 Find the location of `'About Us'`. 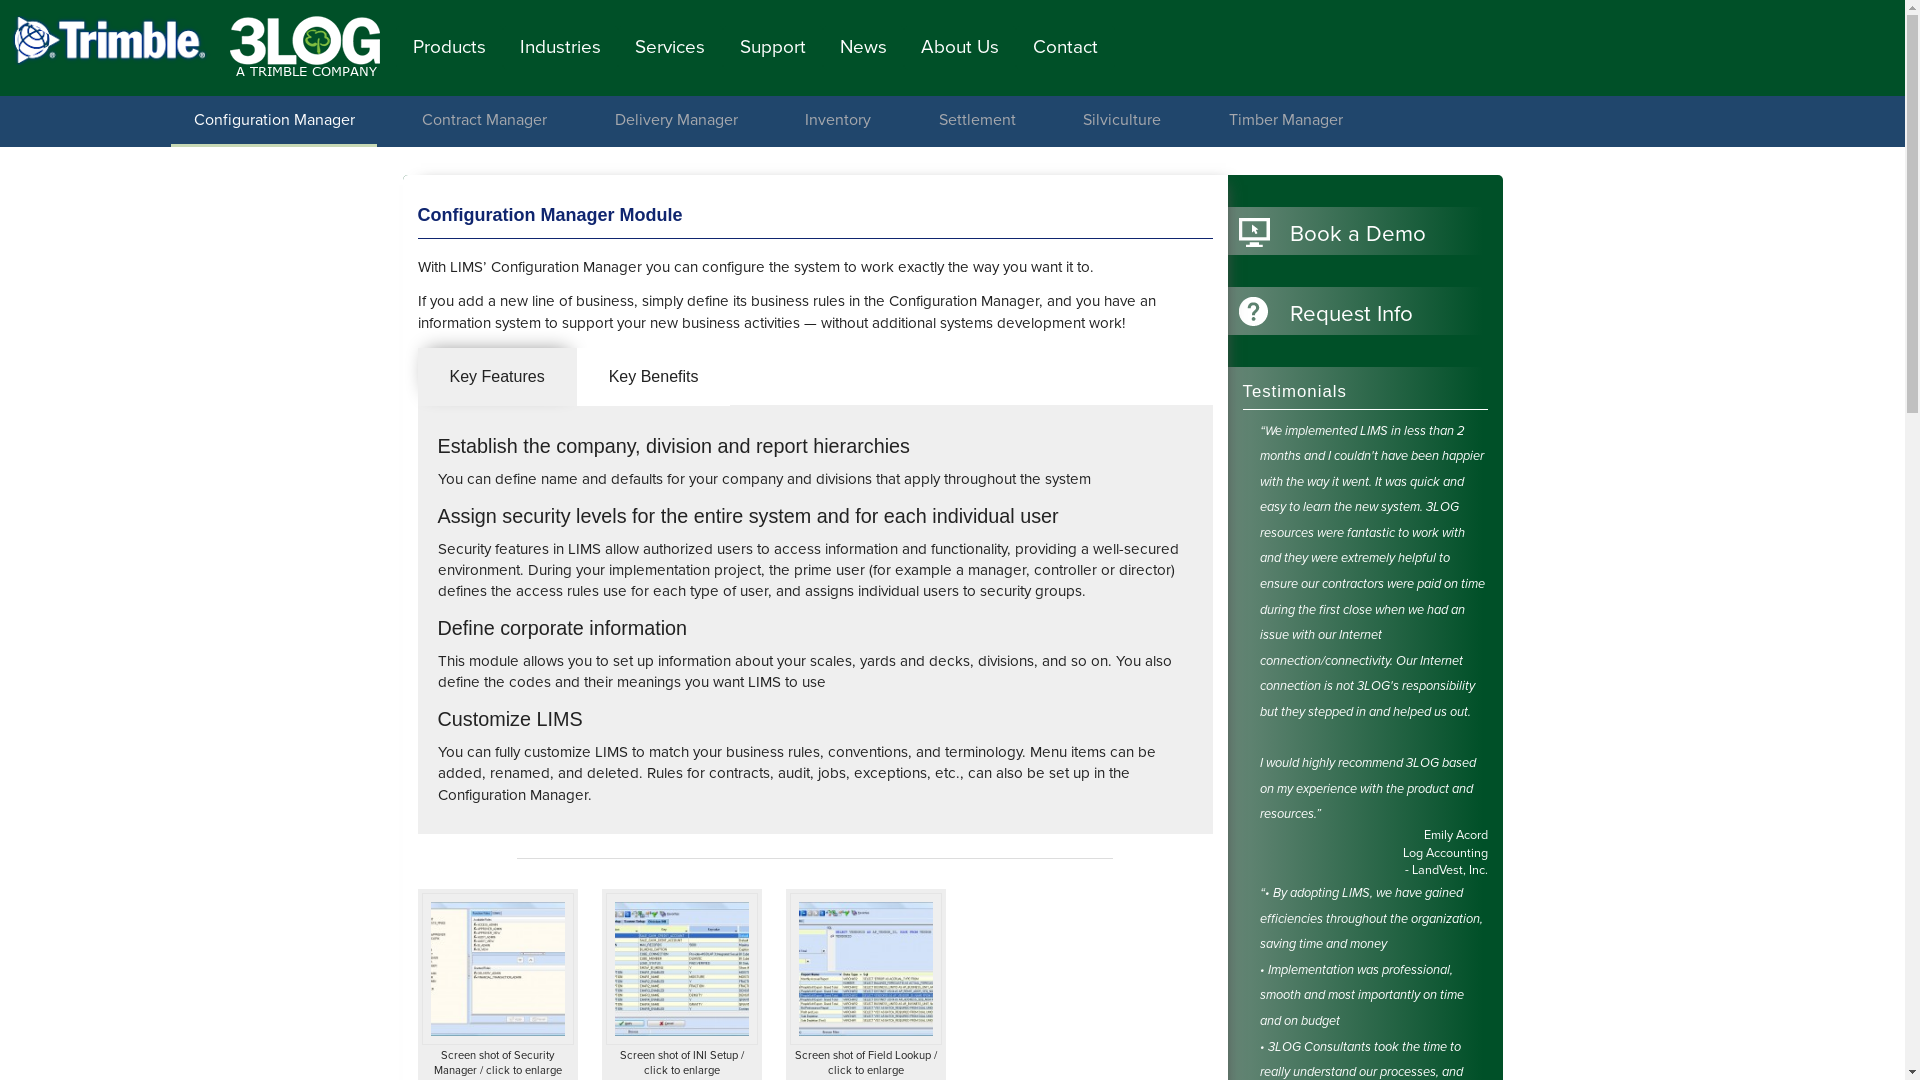

'About Us' is located at coordinates (960, 46).